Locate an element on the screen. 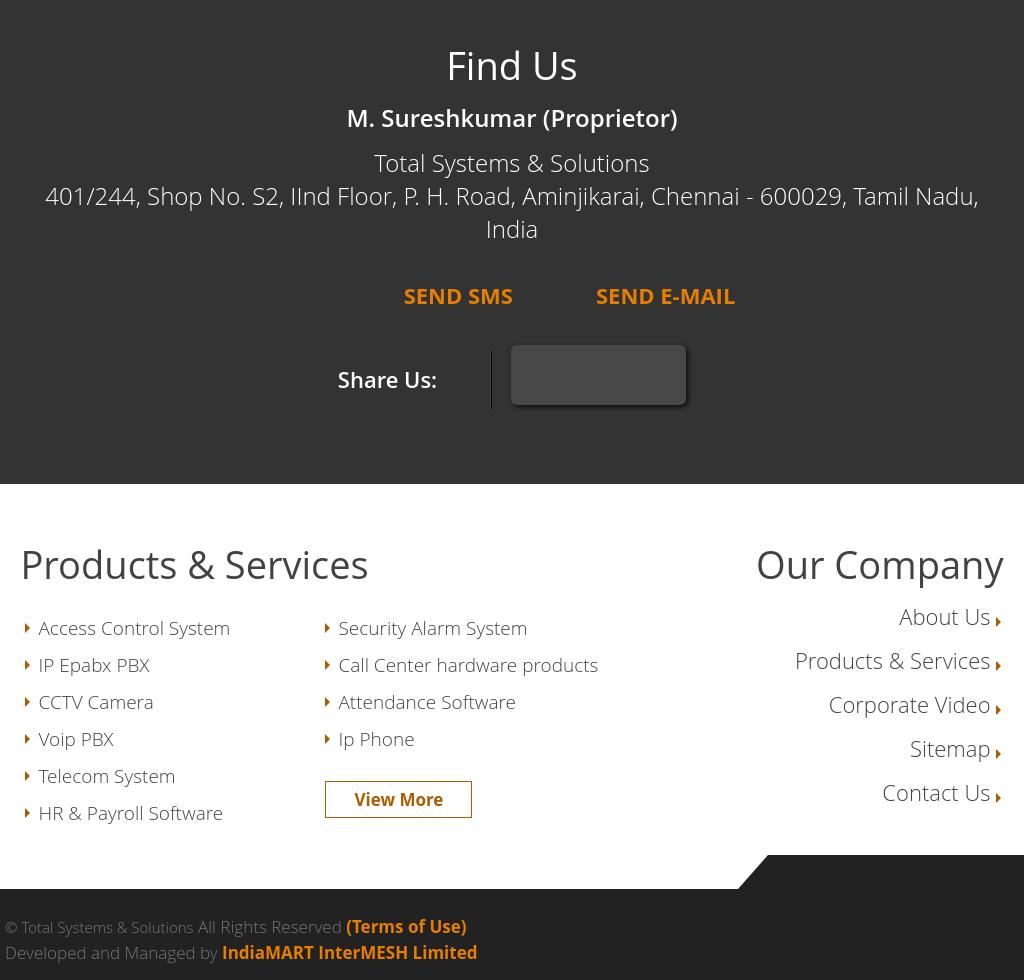  'Attendance Software' is located at coordinates (337, 700).